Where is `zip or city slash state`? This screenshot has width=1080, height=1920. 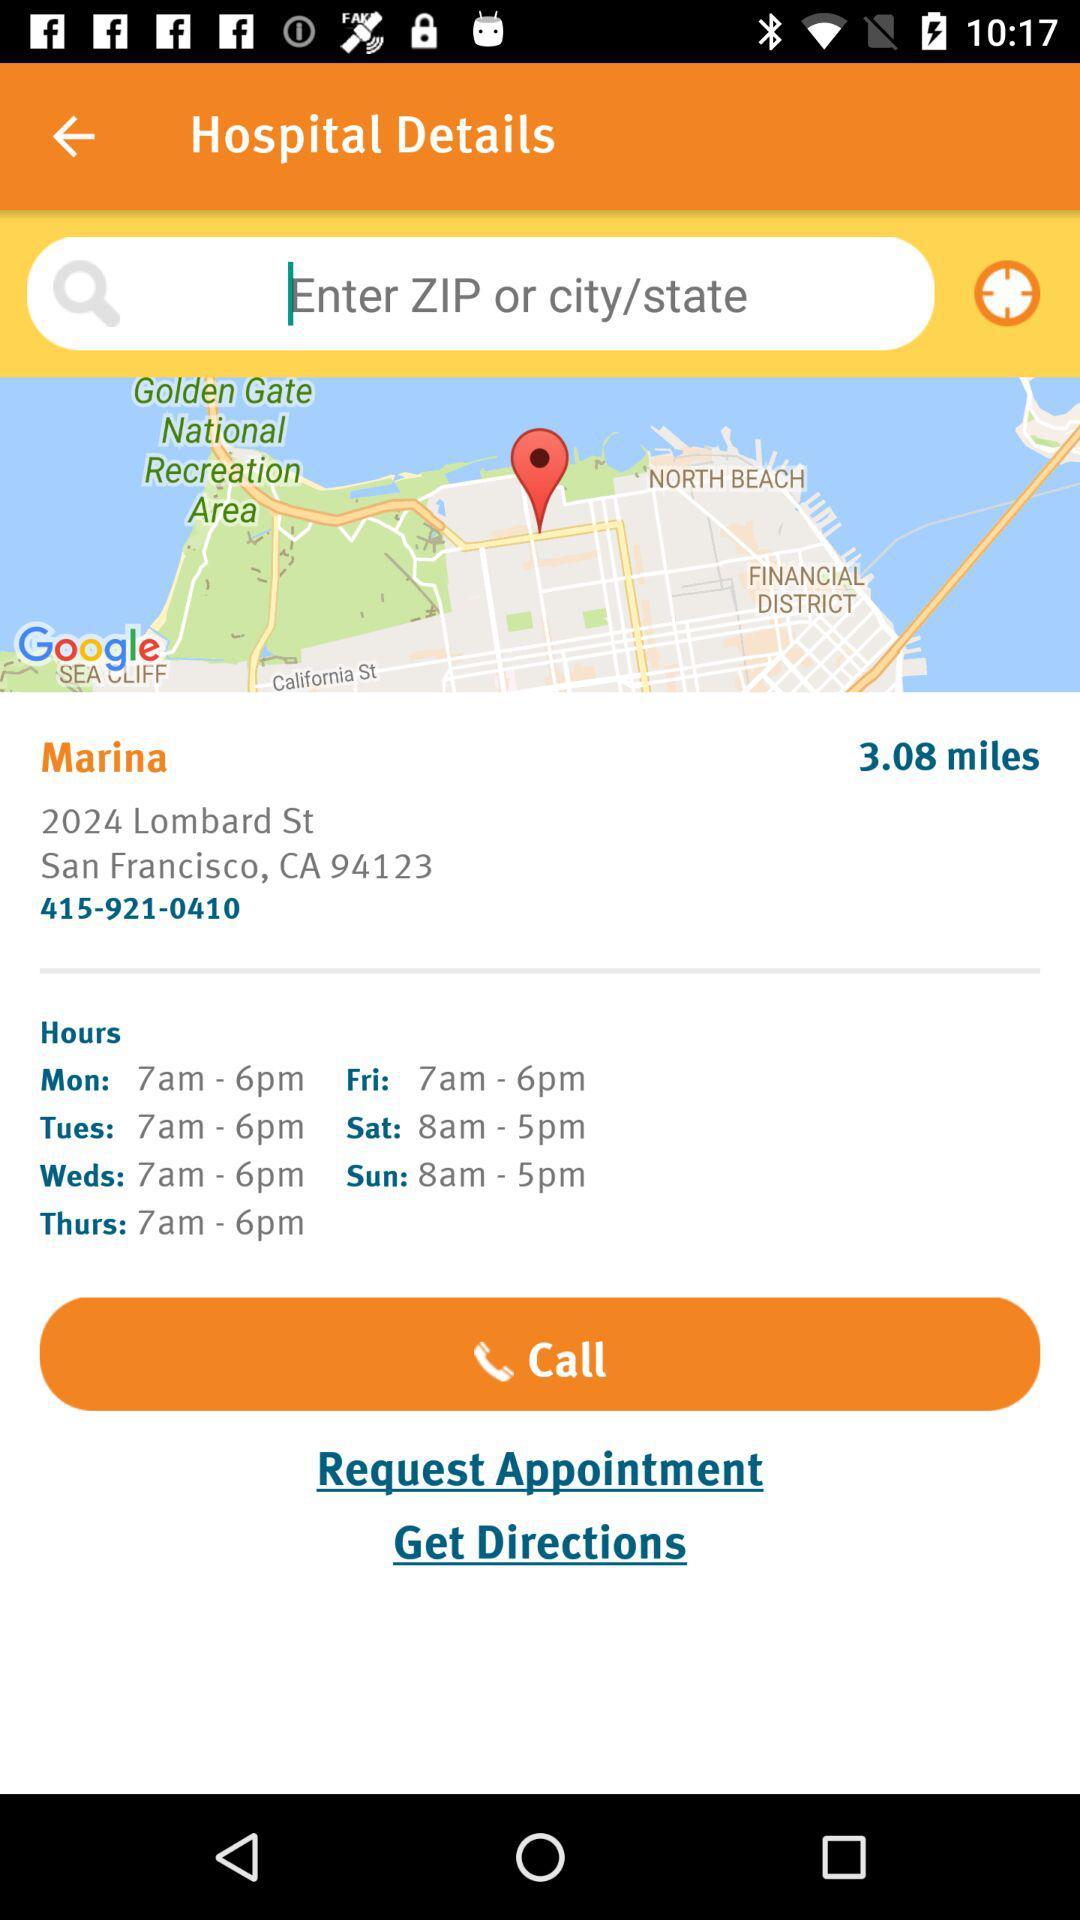 zip or city slash state is located at coordinates (480, 292).